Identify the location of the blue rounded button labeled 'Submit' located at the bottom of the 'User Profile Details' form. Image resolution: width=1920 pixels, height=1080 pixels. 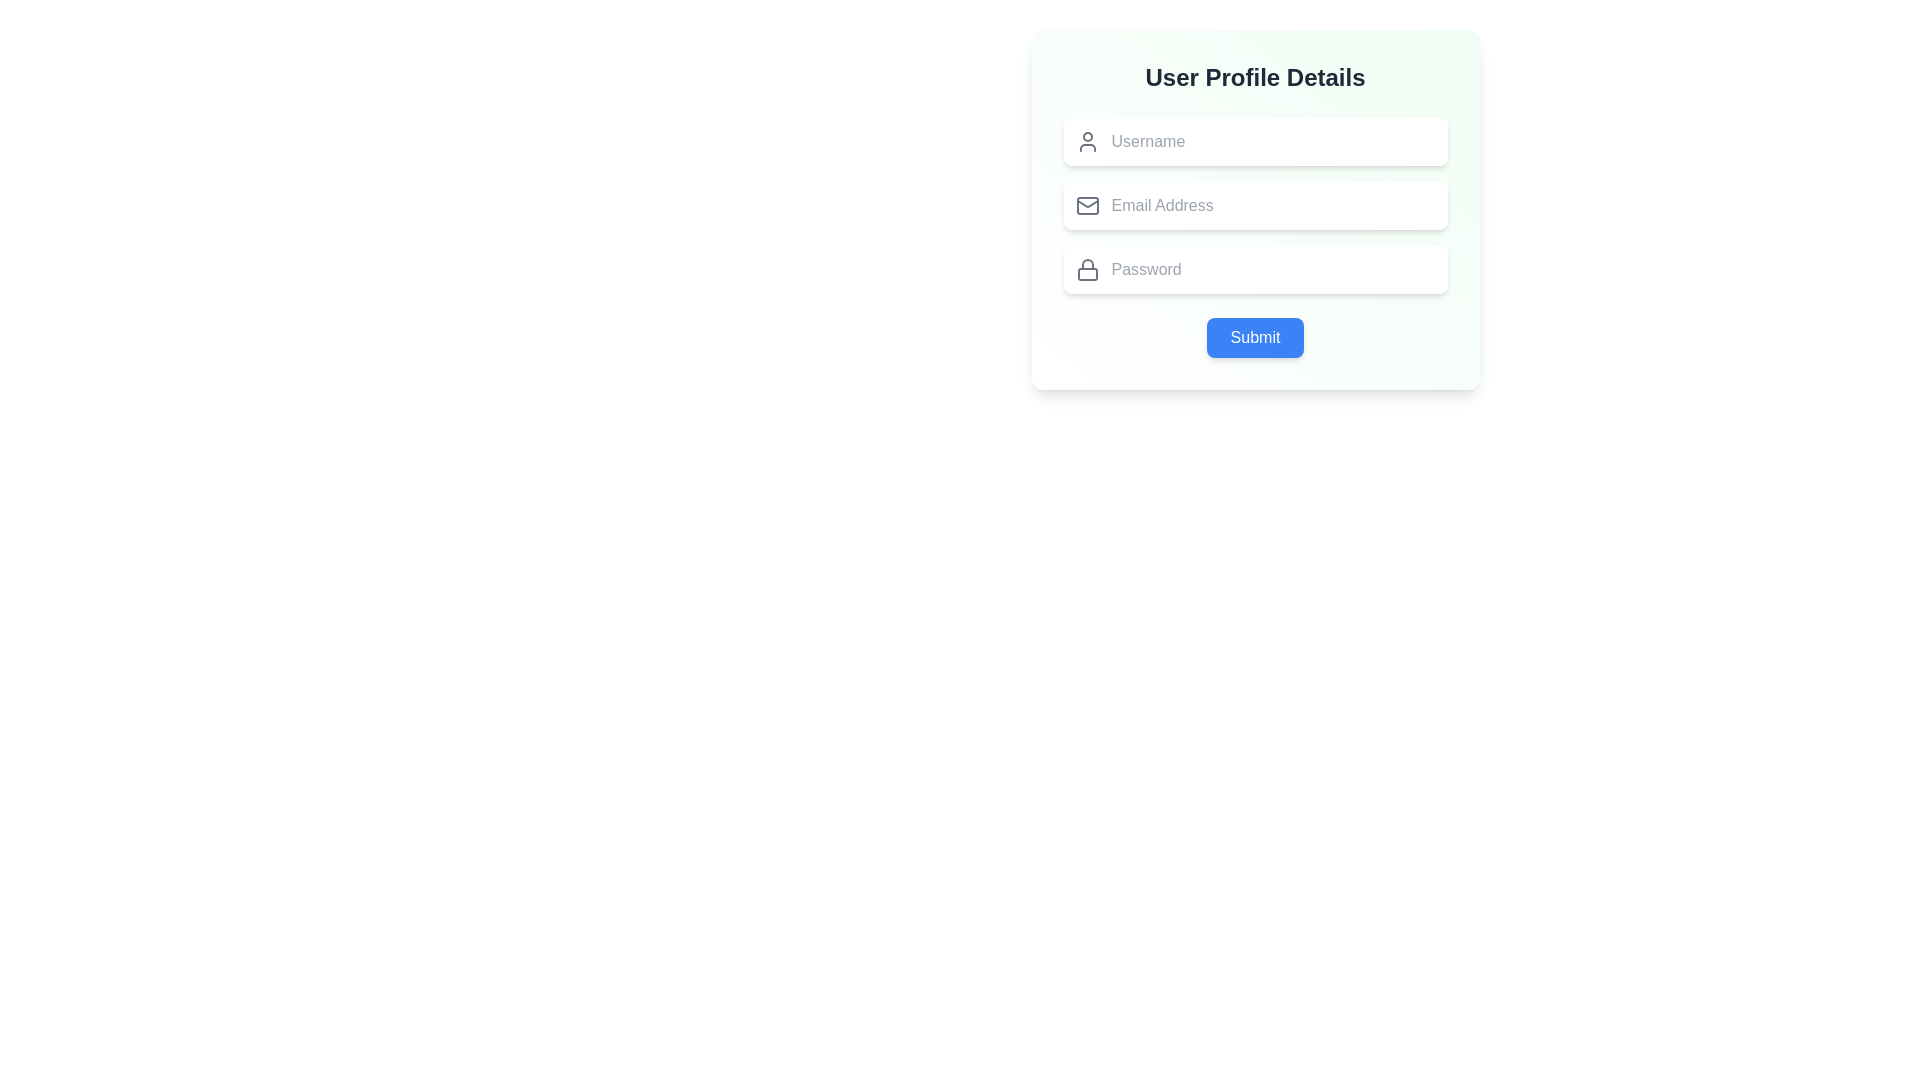
(1254, 337).